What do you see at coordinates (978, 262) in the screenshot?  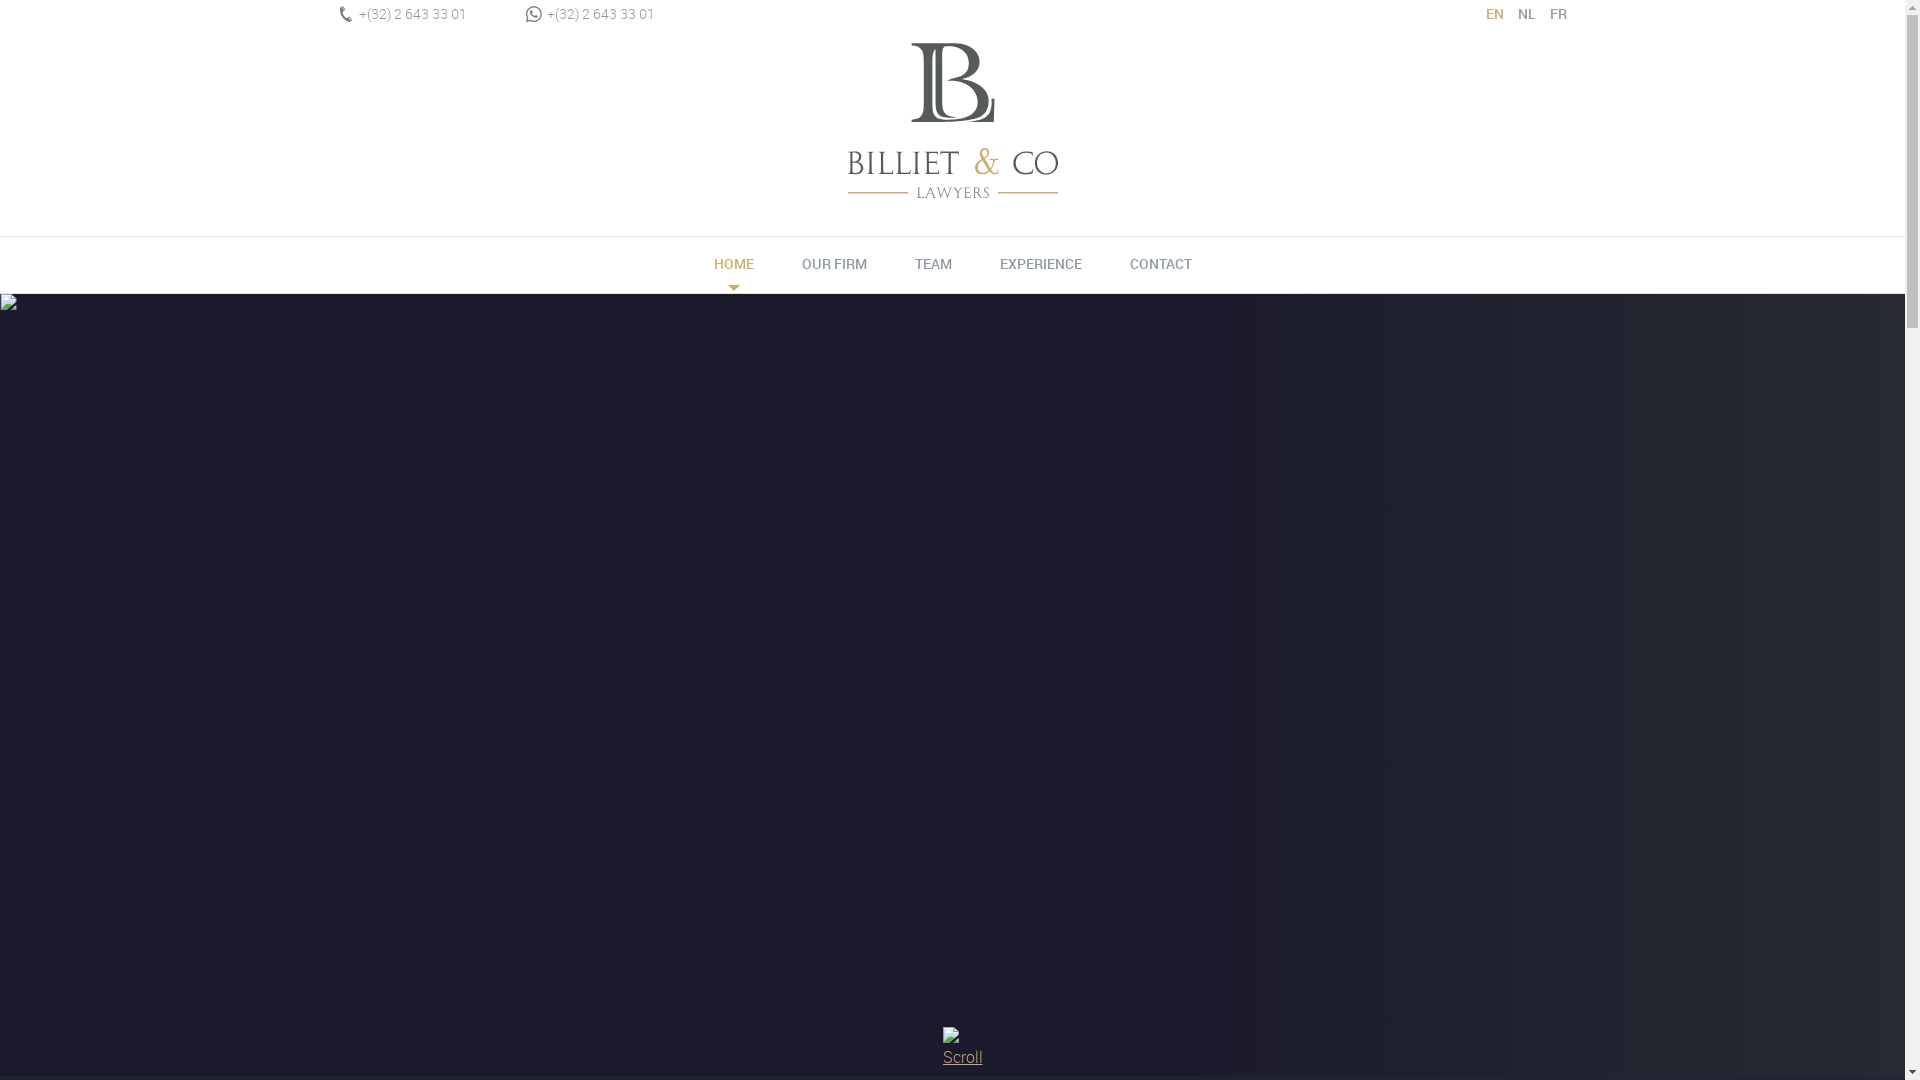 I see `'EXPERIENCE'` at bounding box center [978, 262].